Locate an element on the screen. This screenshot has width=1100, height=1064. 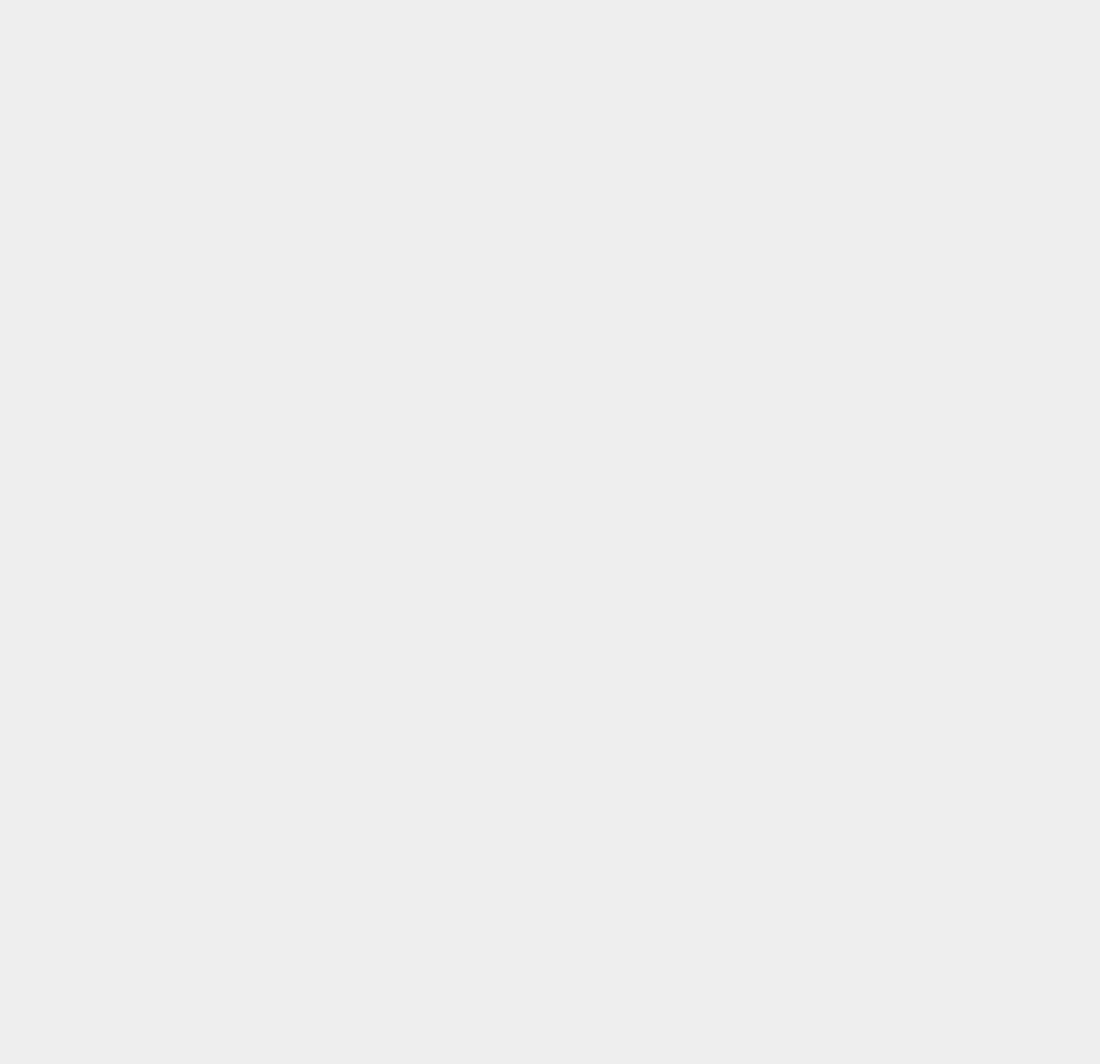
'Marketing' is located at coordinates (809, 958).